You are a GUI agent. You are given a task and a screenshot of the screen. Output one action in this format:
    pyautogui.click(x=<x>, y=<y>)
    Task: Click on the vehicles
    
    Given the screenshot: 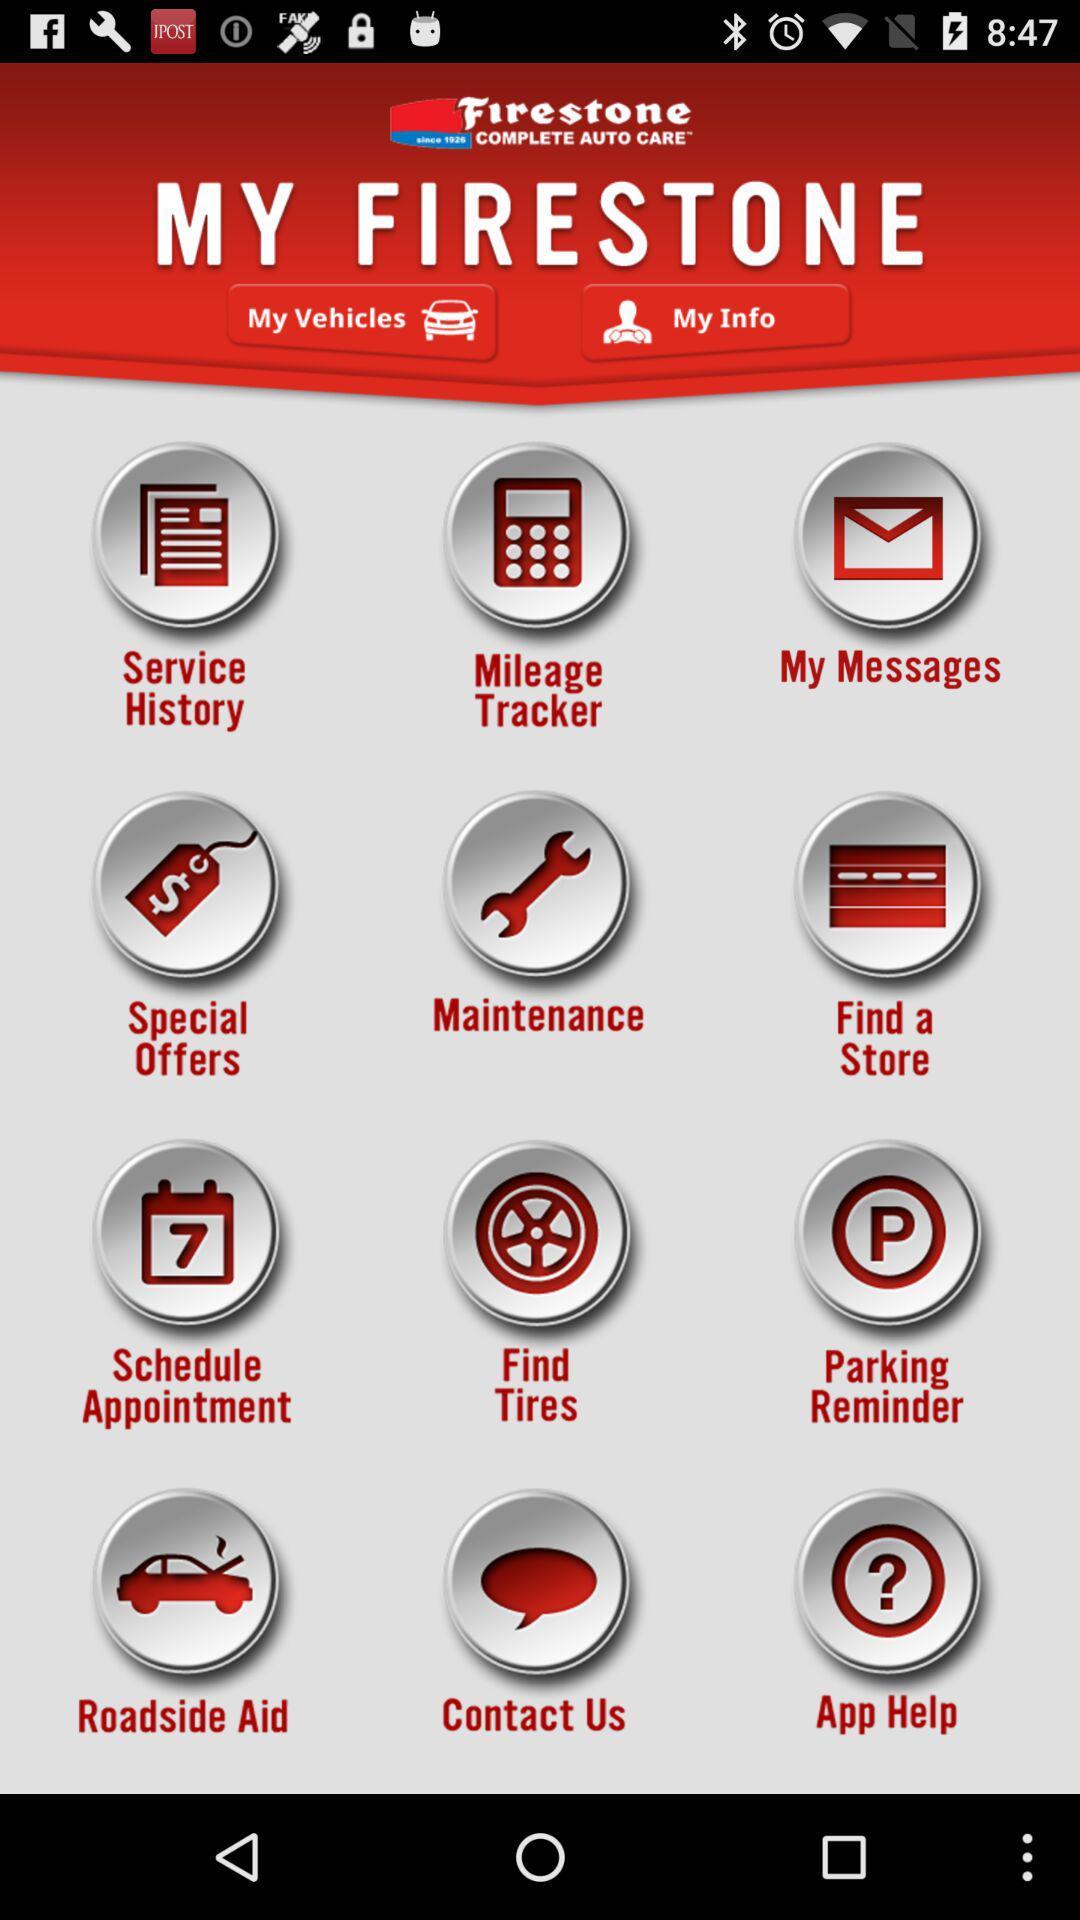 What is the action you would take?
    pyautogui.click(x=362, y=323)
    